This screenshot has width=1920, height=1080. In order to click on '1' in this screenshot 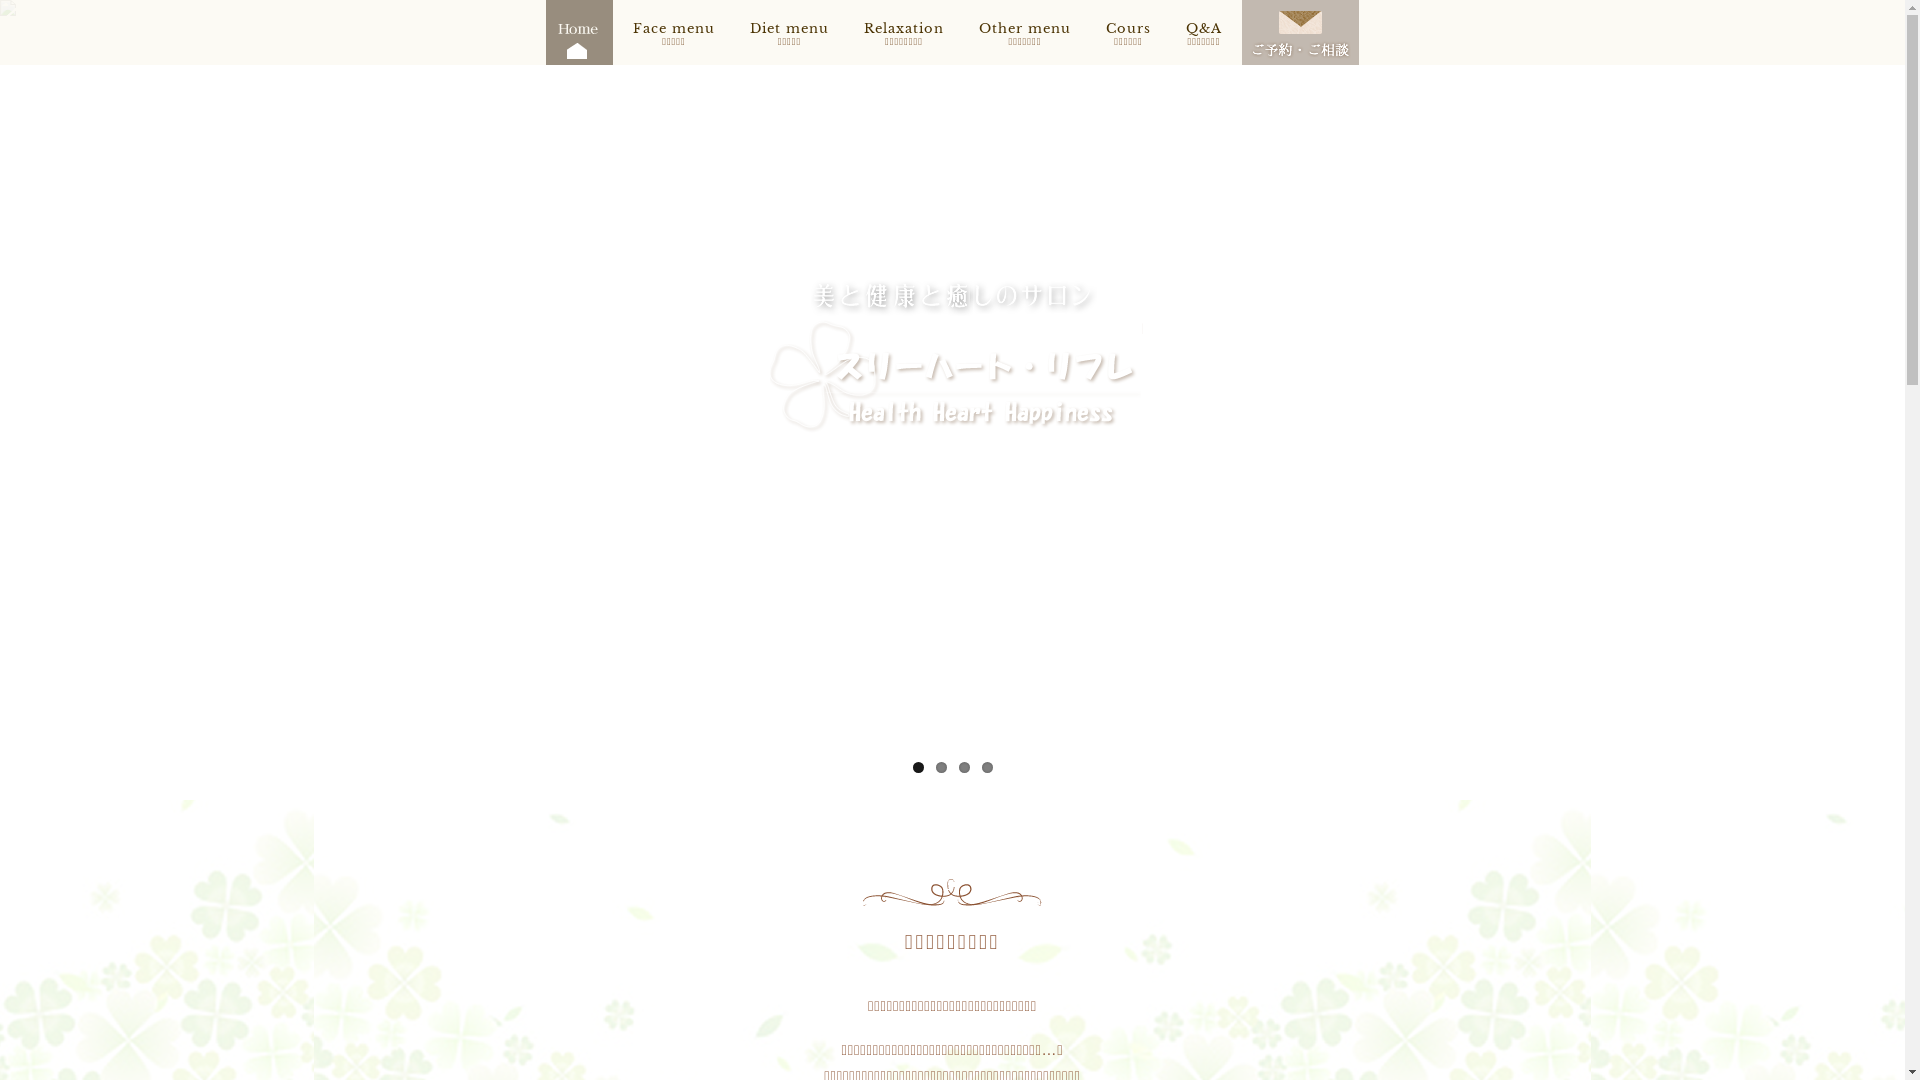, I will do `click(916, 766)`.